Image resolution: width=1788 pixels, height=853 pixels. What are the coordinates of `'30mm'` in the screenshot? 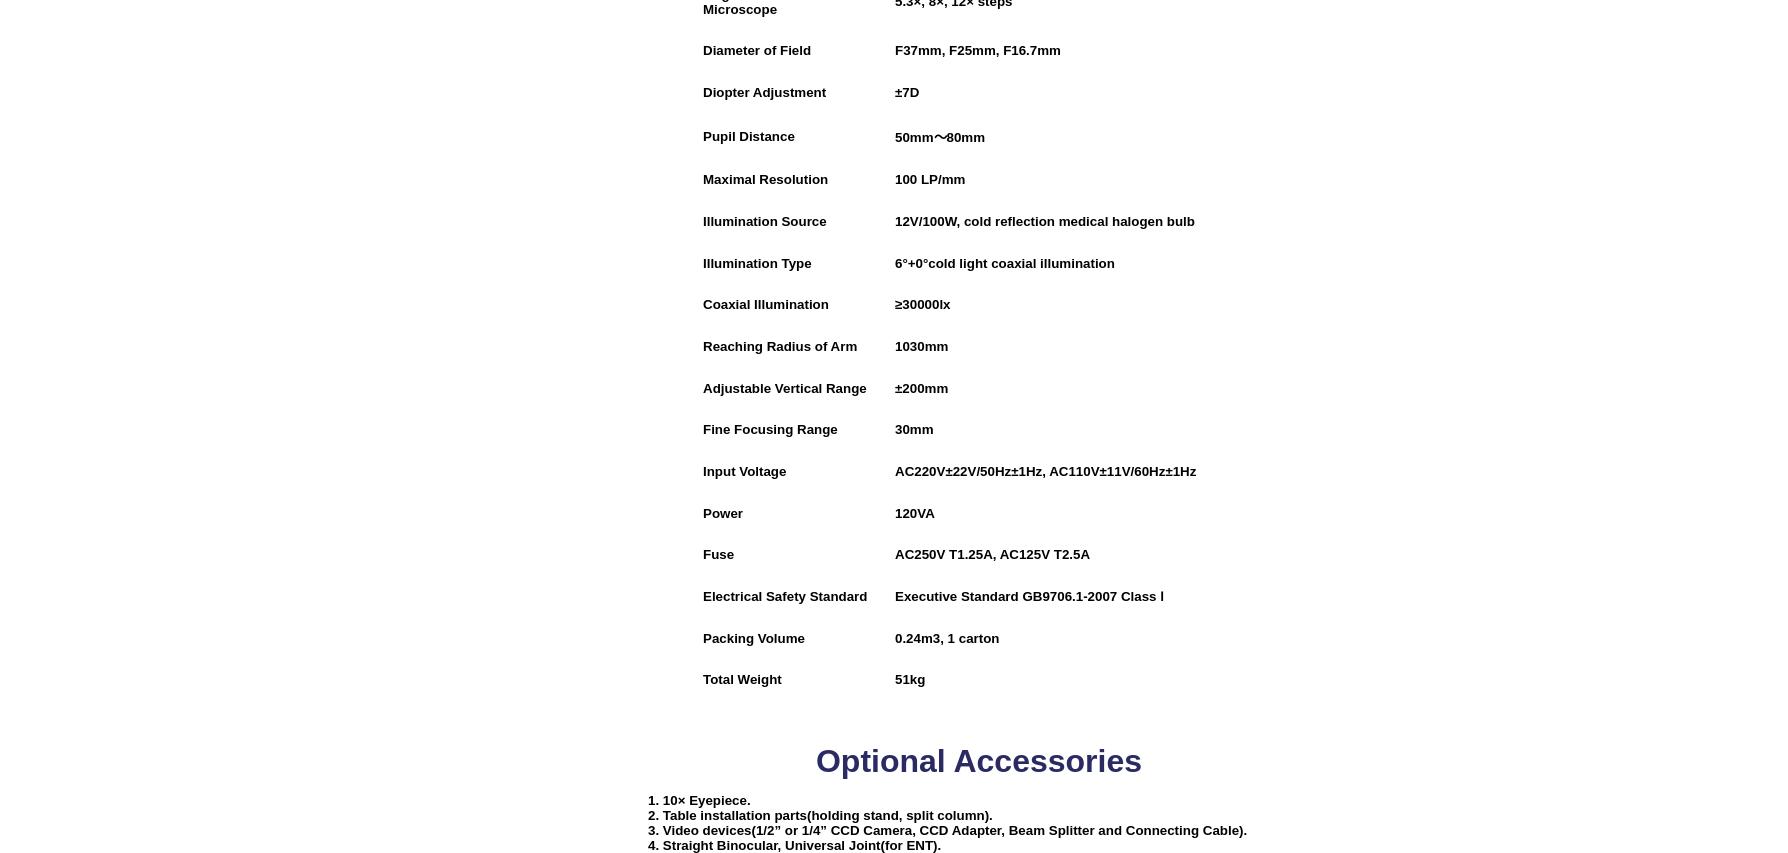 It's located at (914, 429).